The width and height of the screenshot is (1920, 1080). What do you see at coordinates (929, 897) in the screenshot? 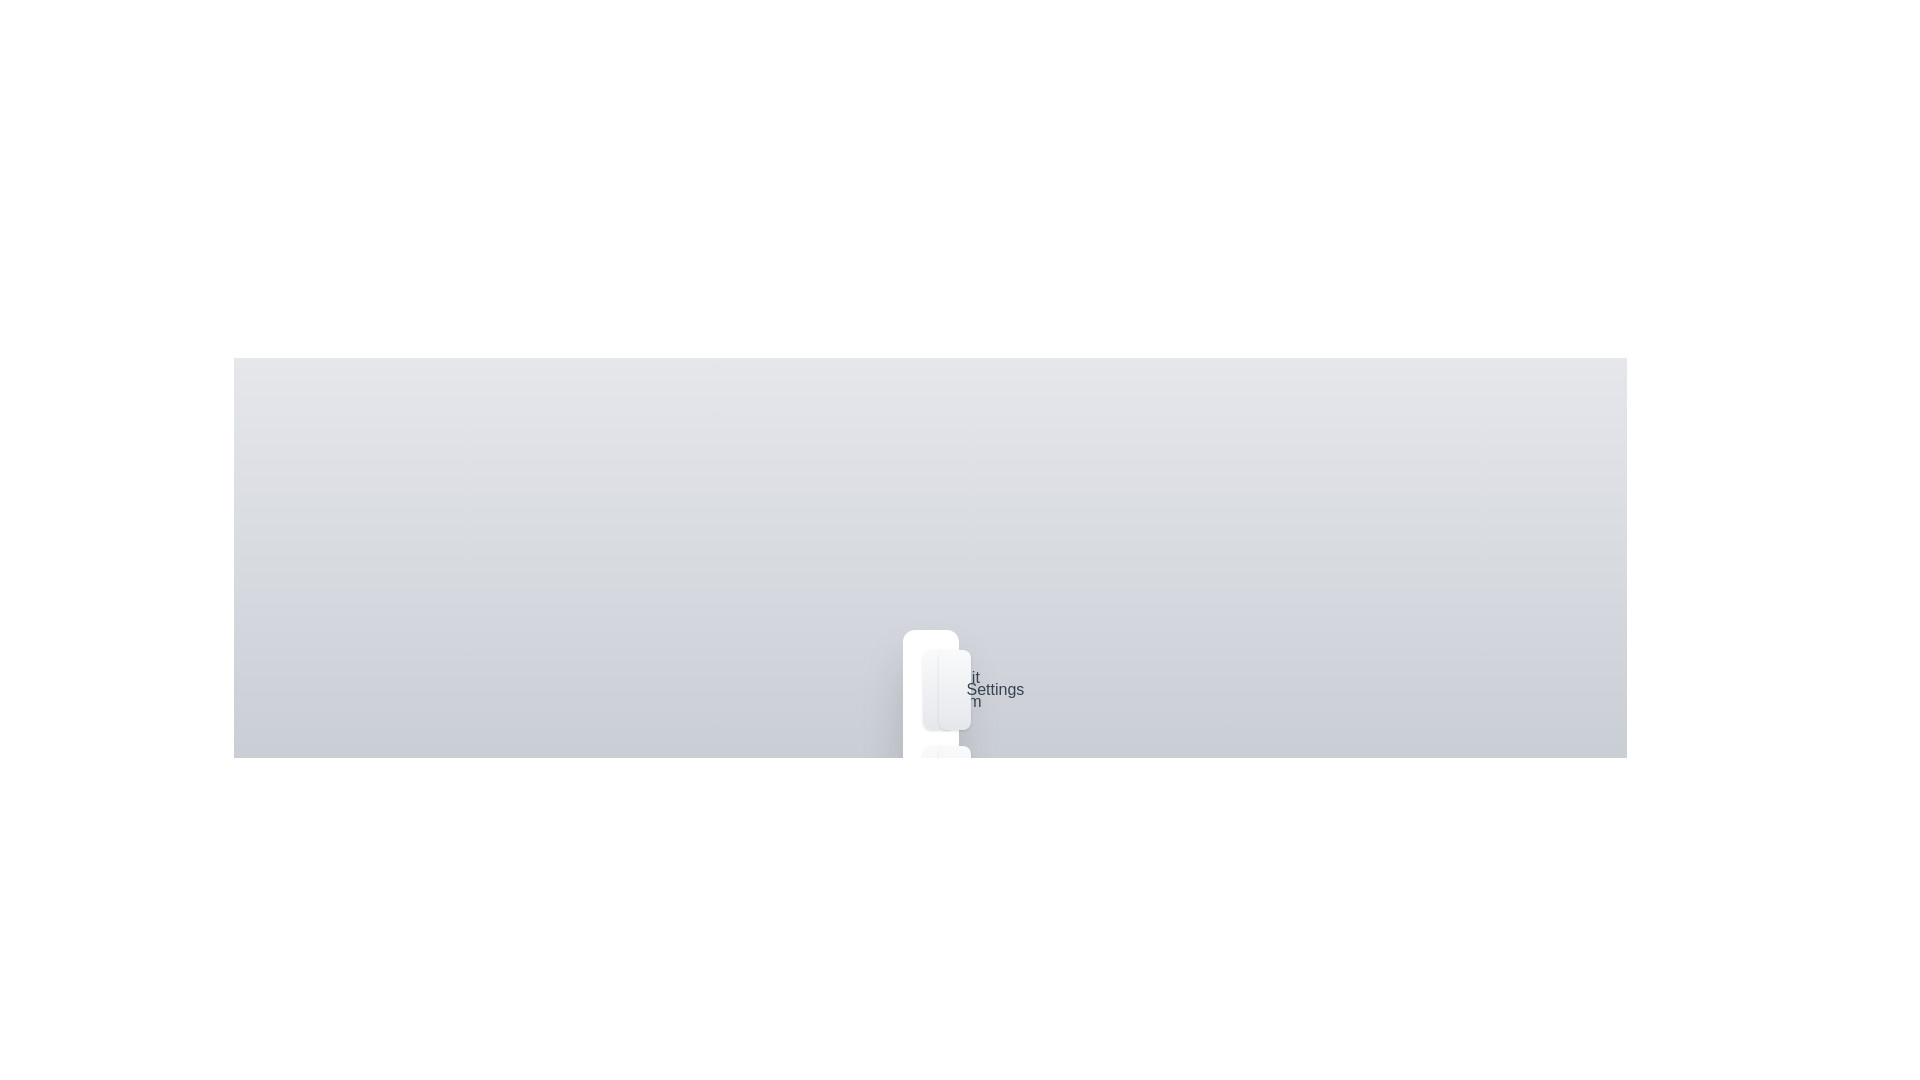
I see `the toggle button to open or close the menu` at bounding box center [929, 897].